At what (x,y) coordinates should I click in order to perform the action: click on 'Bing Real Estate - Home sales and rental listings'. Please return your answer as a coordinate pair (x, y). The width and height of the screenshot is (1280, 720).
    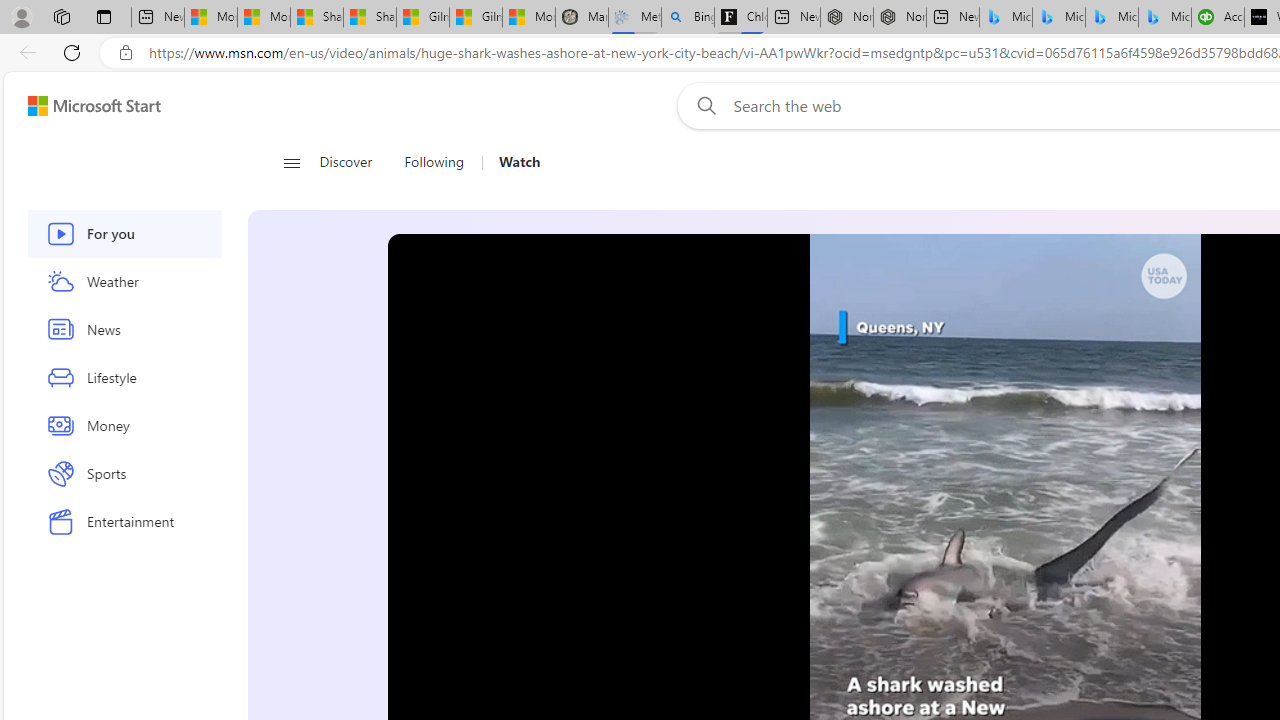
    Looking at the image, I should click on (688, 17).